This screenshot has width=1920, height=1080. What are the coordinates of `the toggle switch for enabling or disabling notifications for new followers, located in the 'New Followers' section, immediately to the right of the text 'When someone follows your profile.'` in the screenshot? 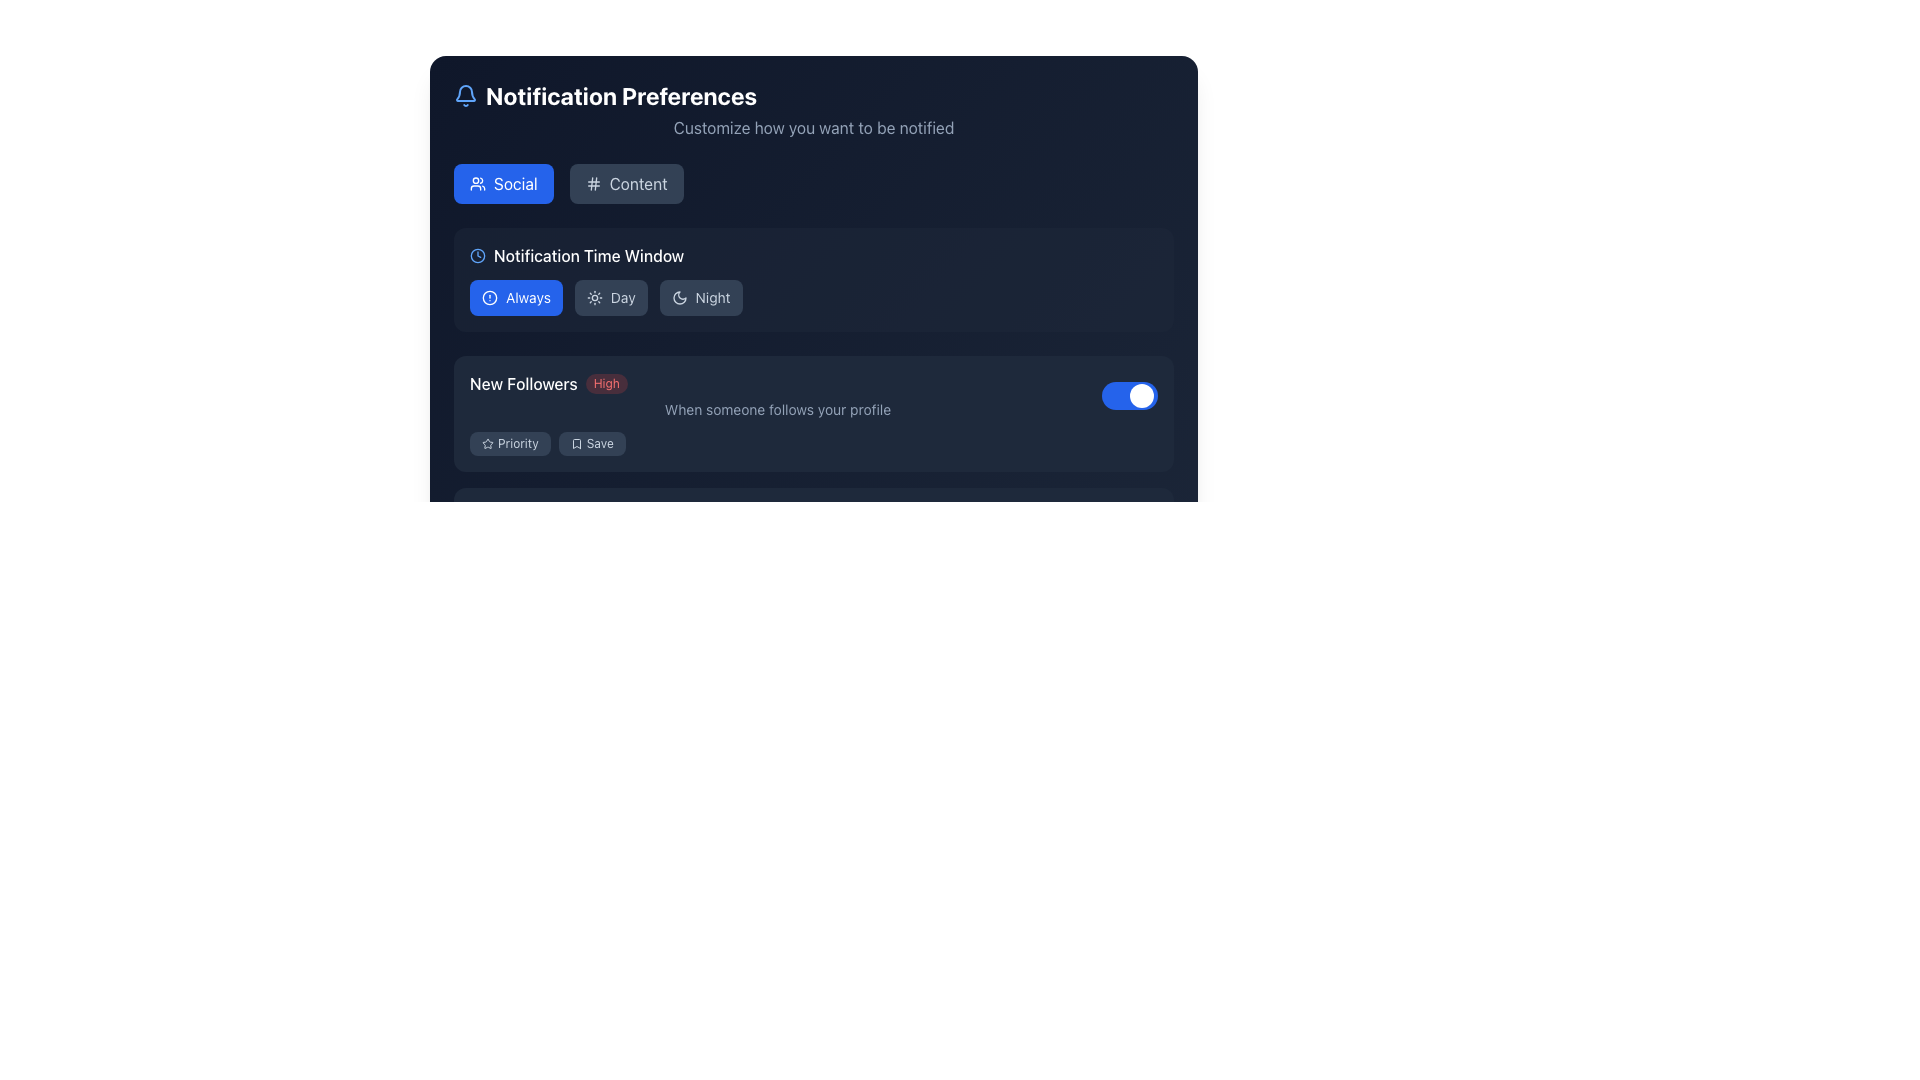 It's located at (1129, 396).